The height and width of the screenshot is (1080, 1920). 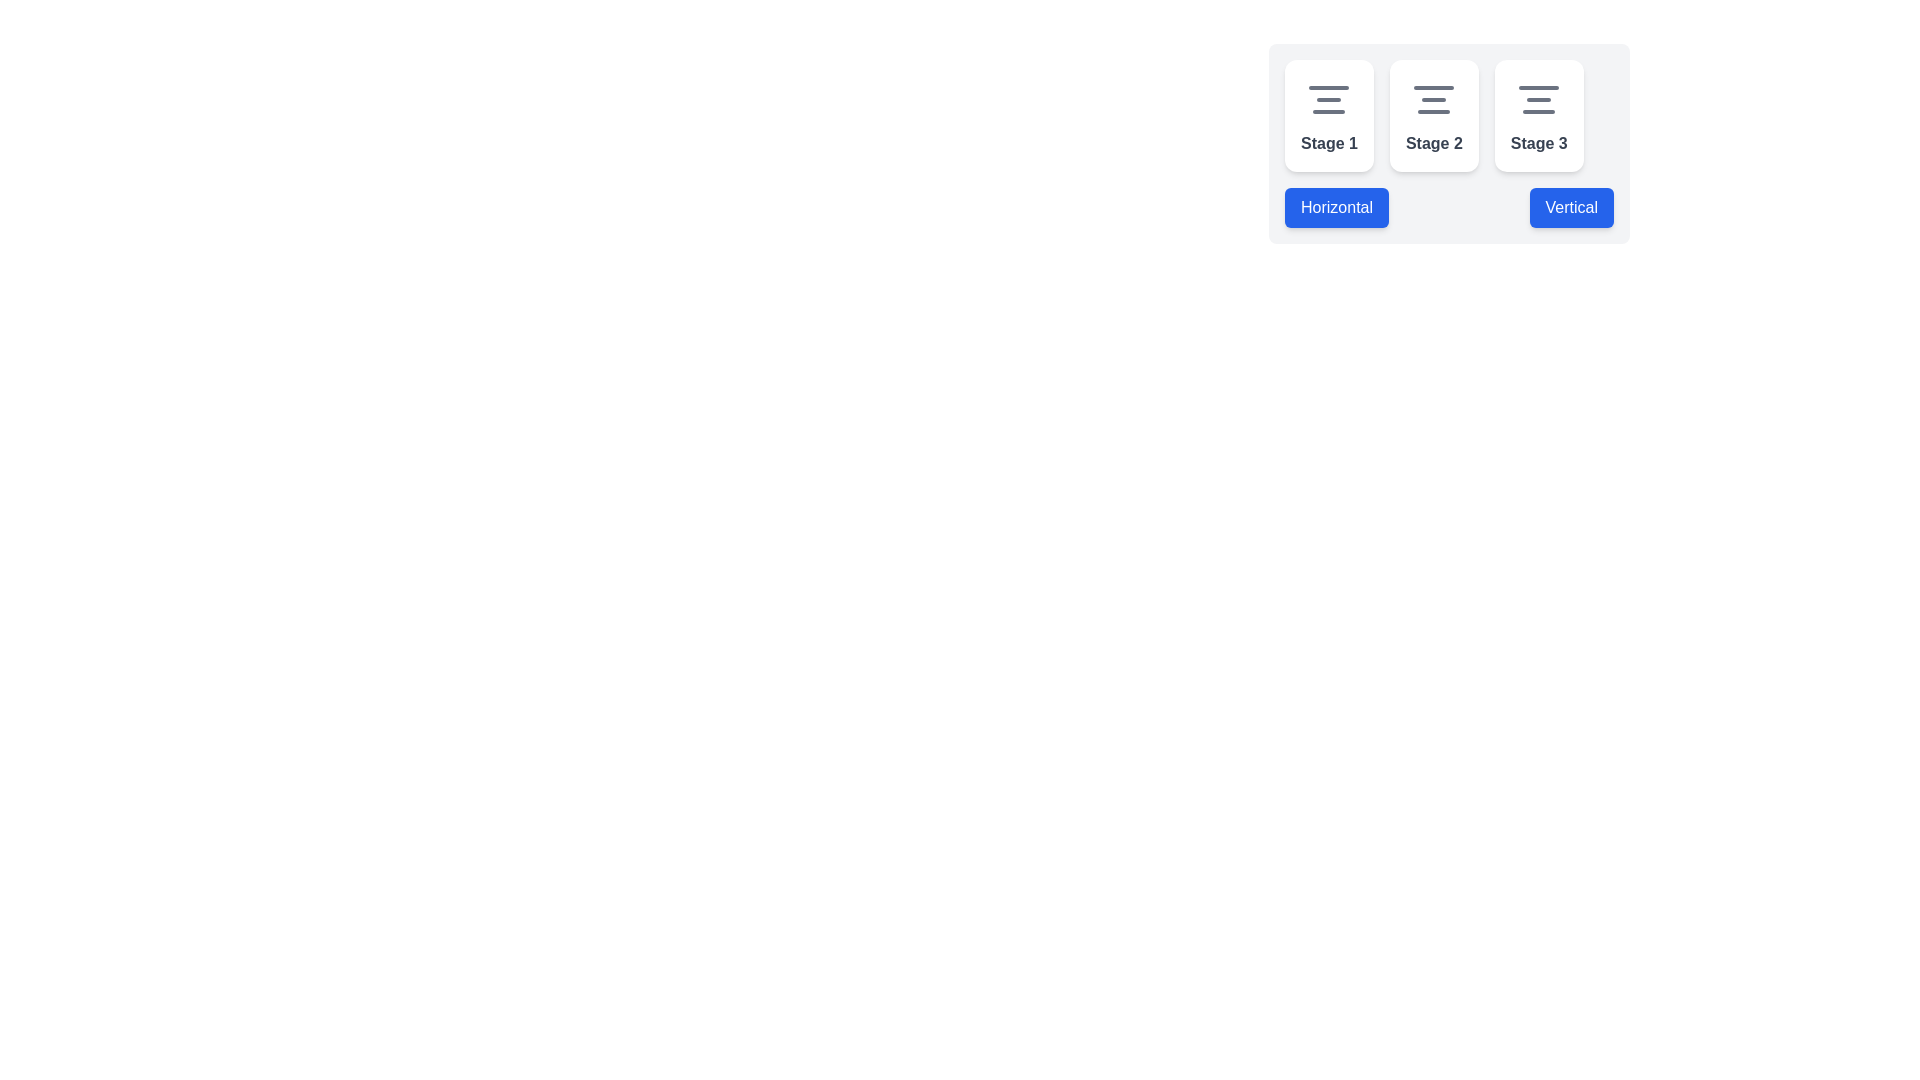 I want to click on the bright blue button labeled 'Horizontal', so click(x=1337, y=208).